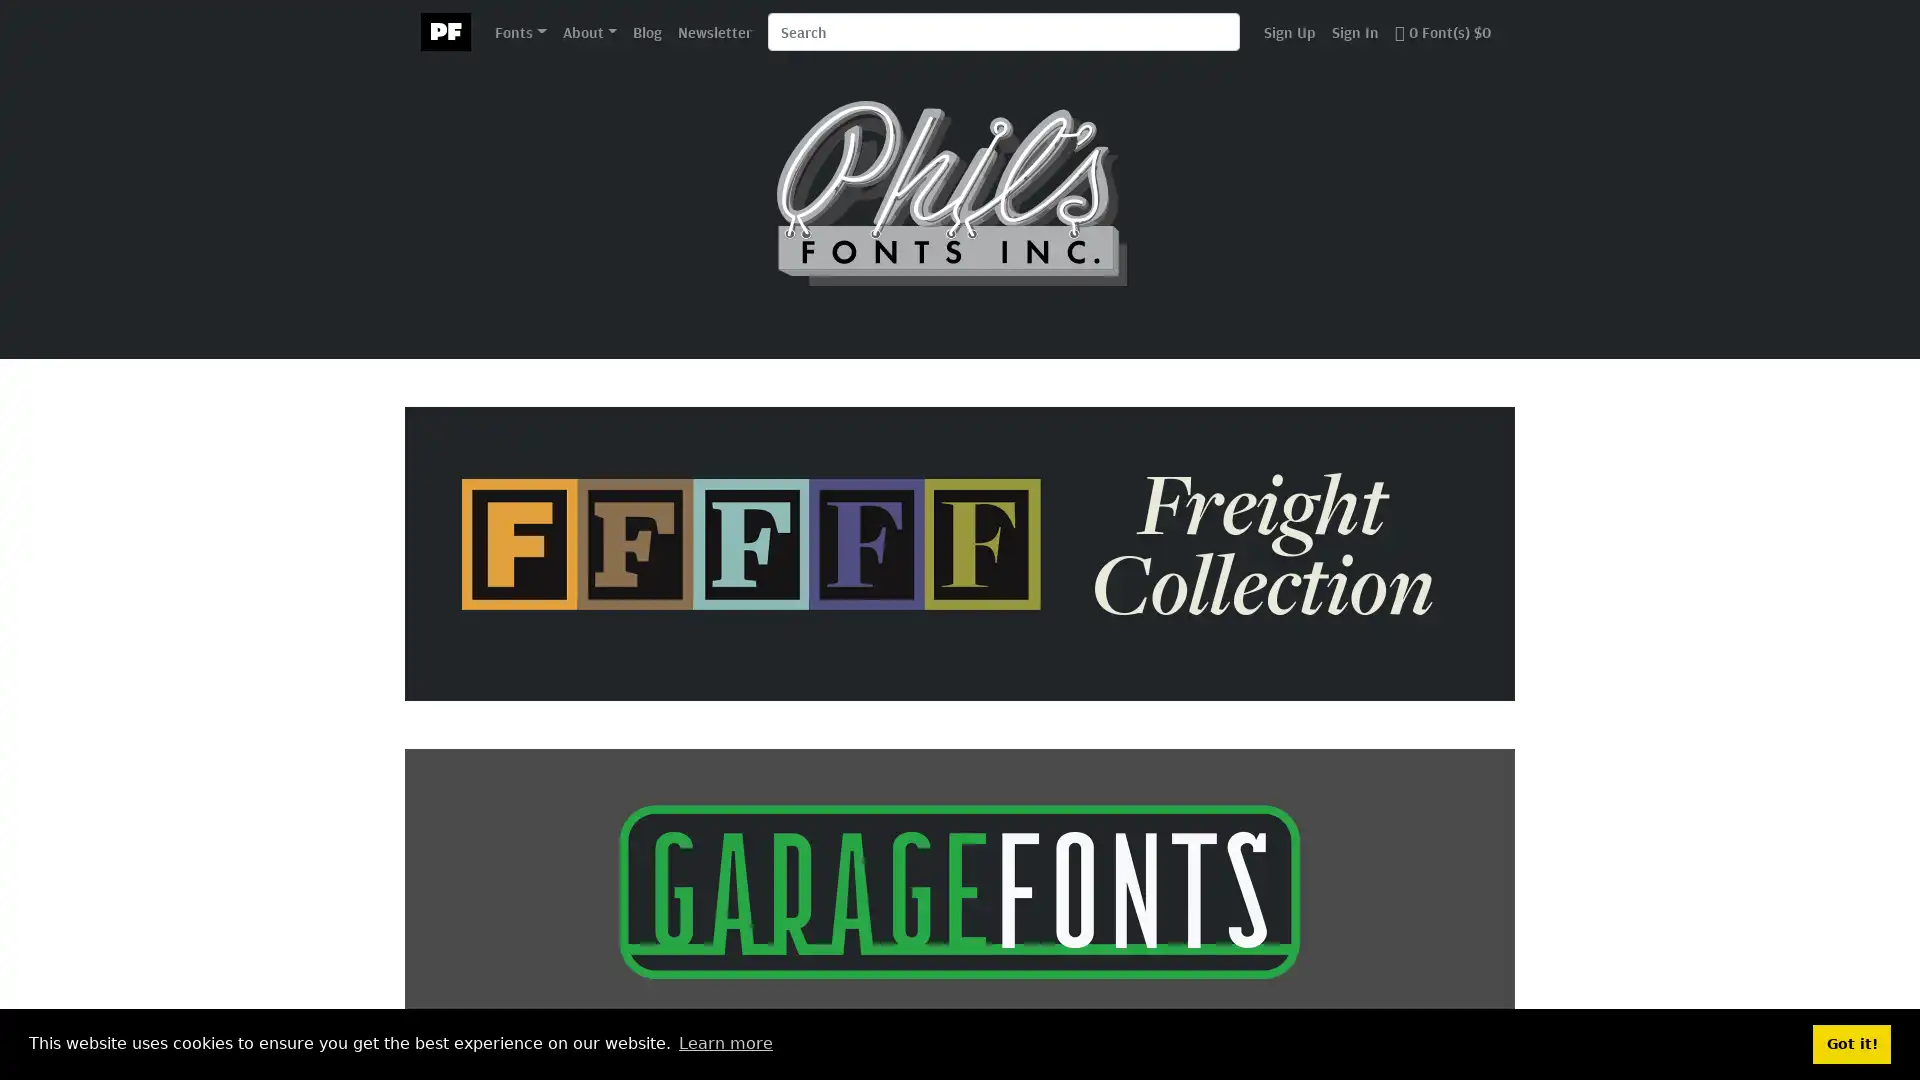 The width and height of the screenshot is (1920, 1080). Describe the element at coordinates (520, 30) in the screenshot. I see `Fonts` at that location.